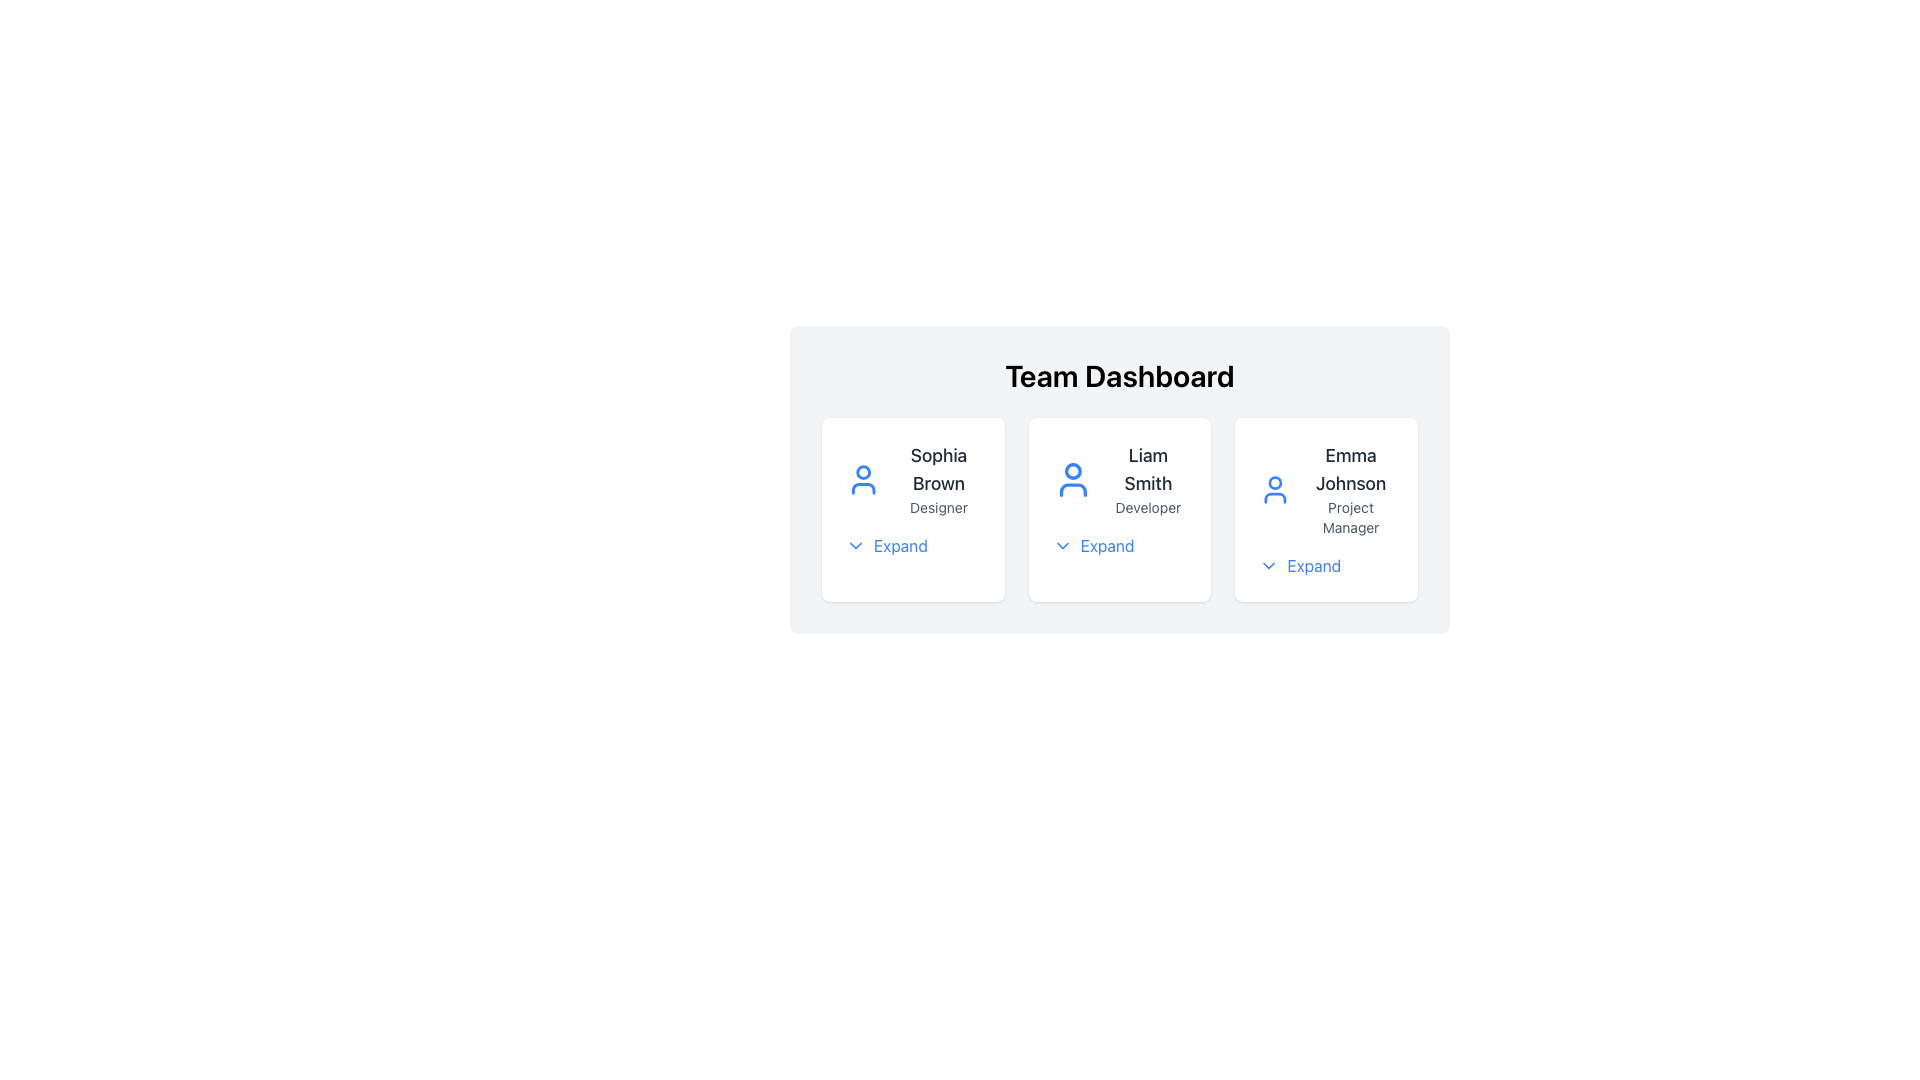  I want to click on the collapsible text element styled in blue font with an arrow icon, located below 'Liam Smith Developer', so click(1118, 546).